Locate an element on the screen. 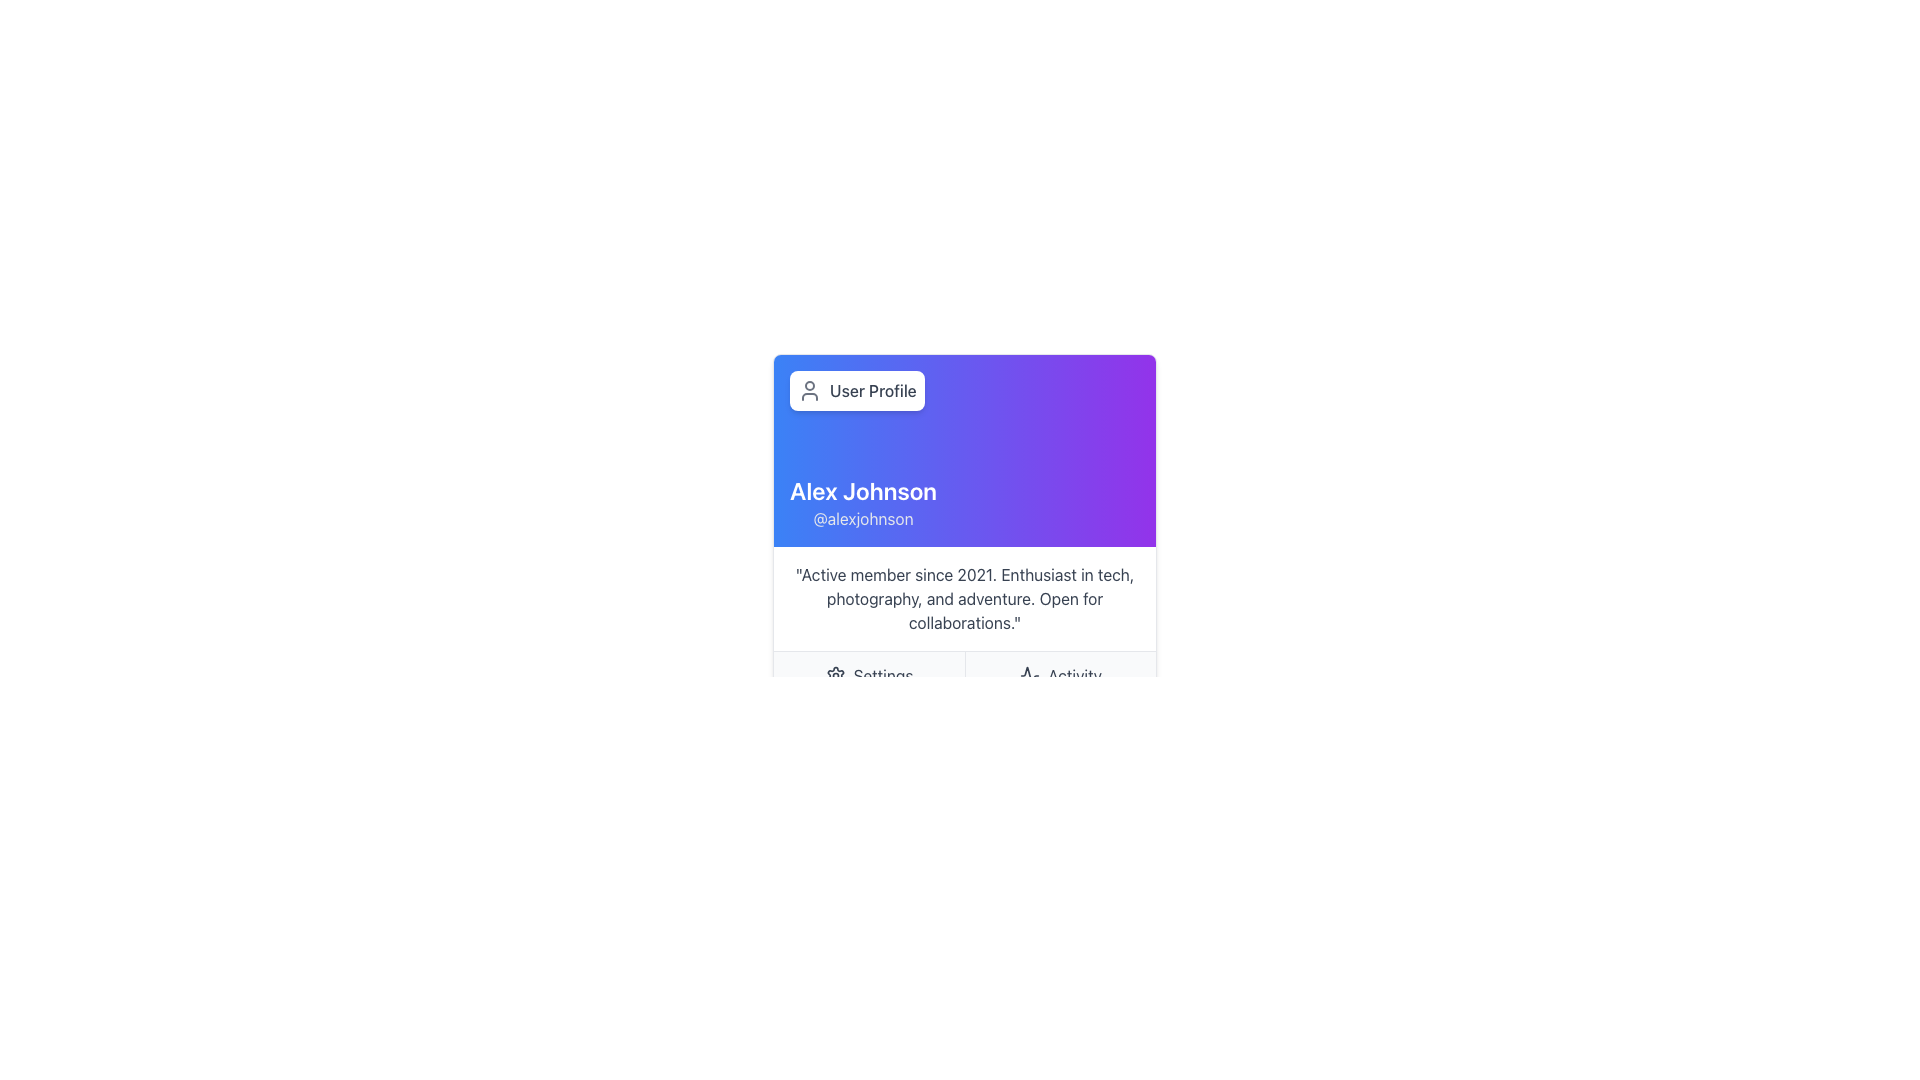  the navigational button located in the lower section of the interface is located at coordinates (869, 675).